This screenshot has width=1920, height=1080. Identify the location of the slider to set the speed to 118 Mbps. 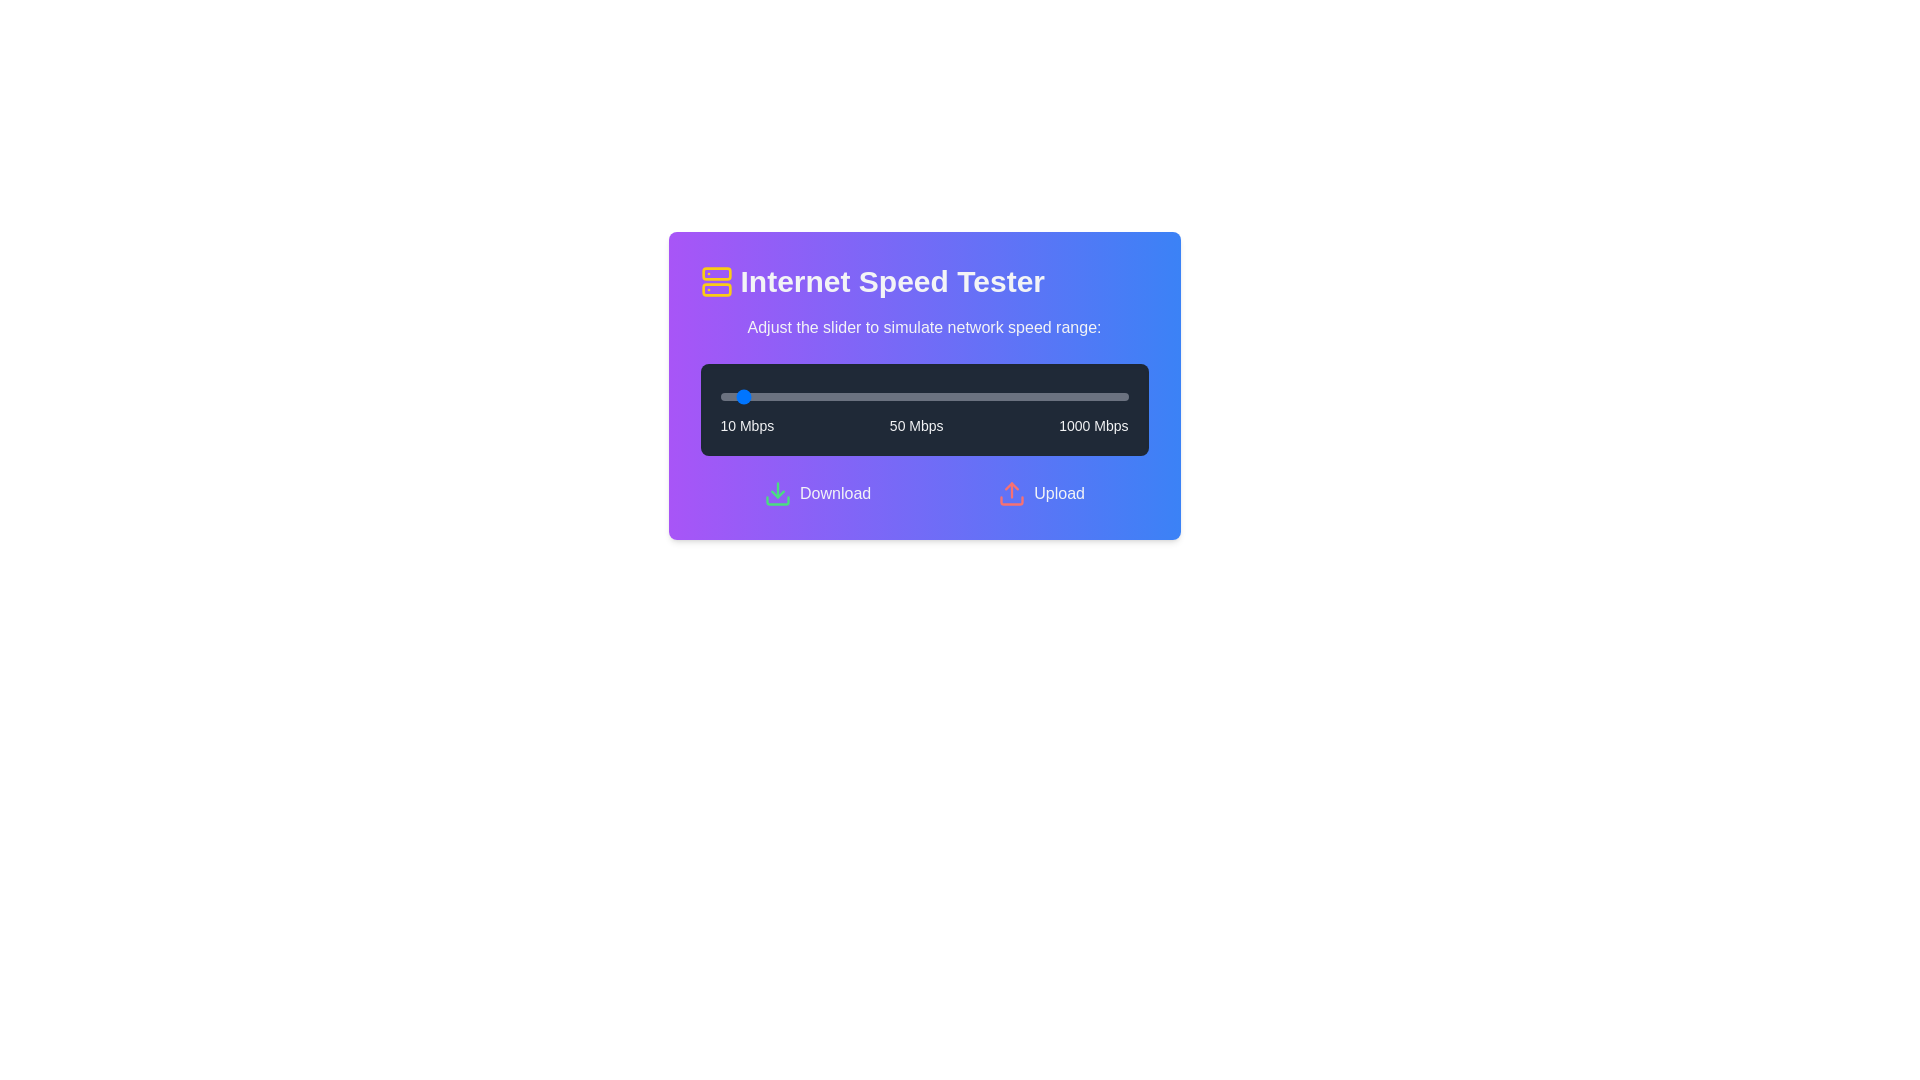
(763, 397).